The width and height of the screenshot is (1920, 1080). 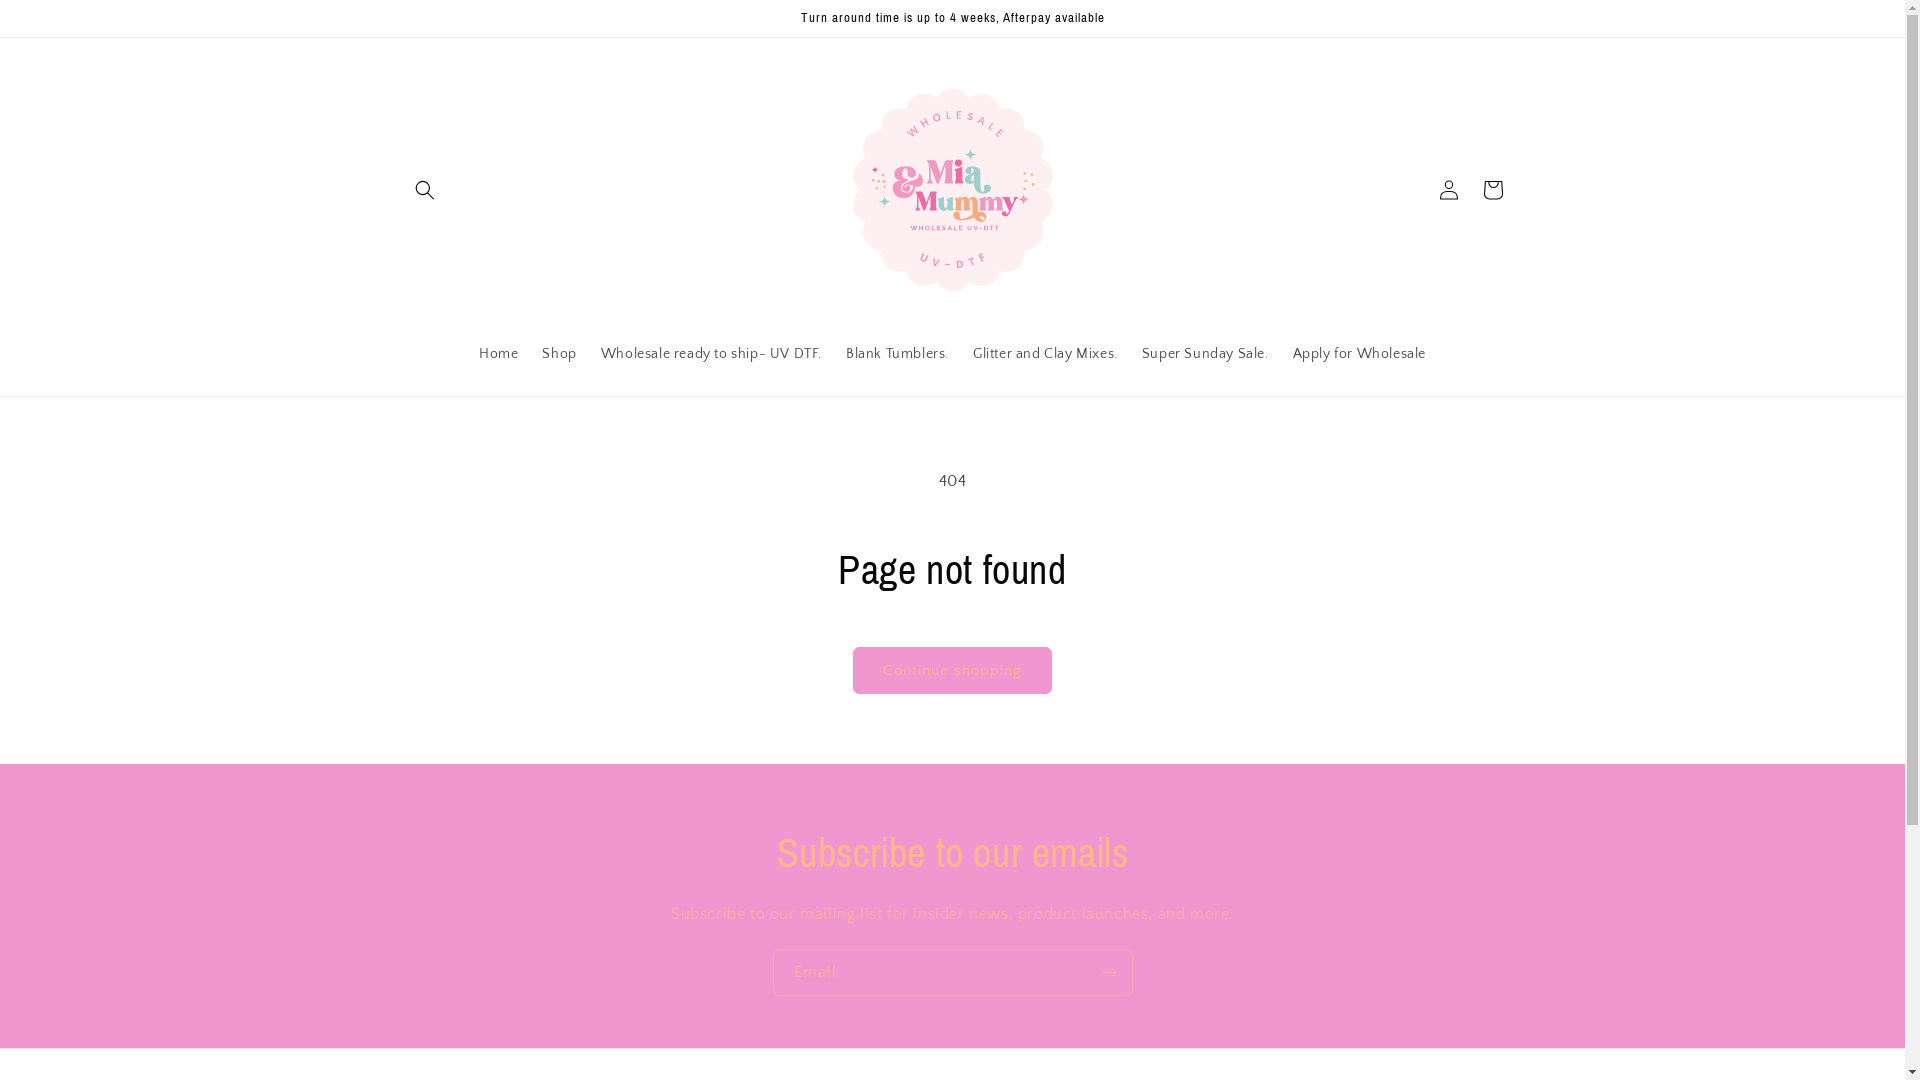 What do you see at coordinates (558, 353) in the screenshot?
I see `'Shop'` at bounding box center [558, 353].